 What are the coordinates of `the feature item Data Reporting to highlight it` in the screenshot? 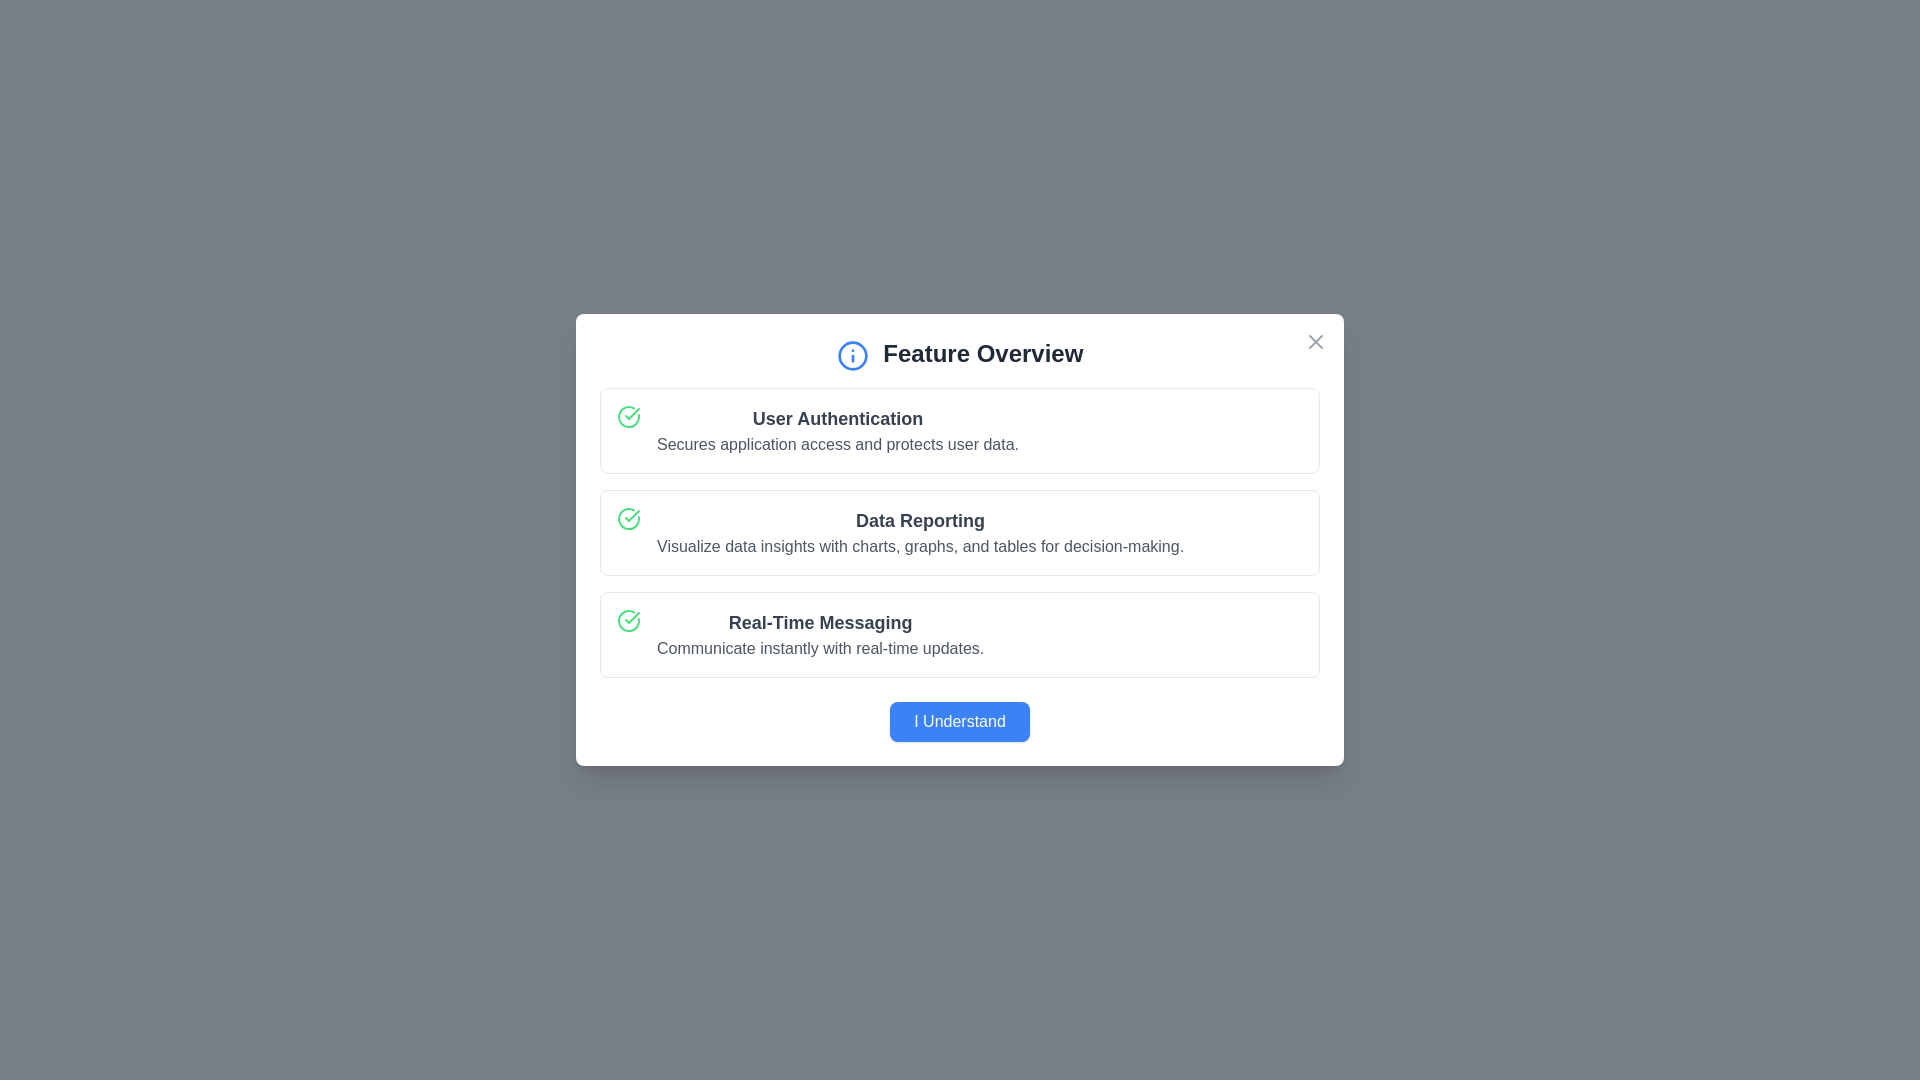 It's located at (960, 531).